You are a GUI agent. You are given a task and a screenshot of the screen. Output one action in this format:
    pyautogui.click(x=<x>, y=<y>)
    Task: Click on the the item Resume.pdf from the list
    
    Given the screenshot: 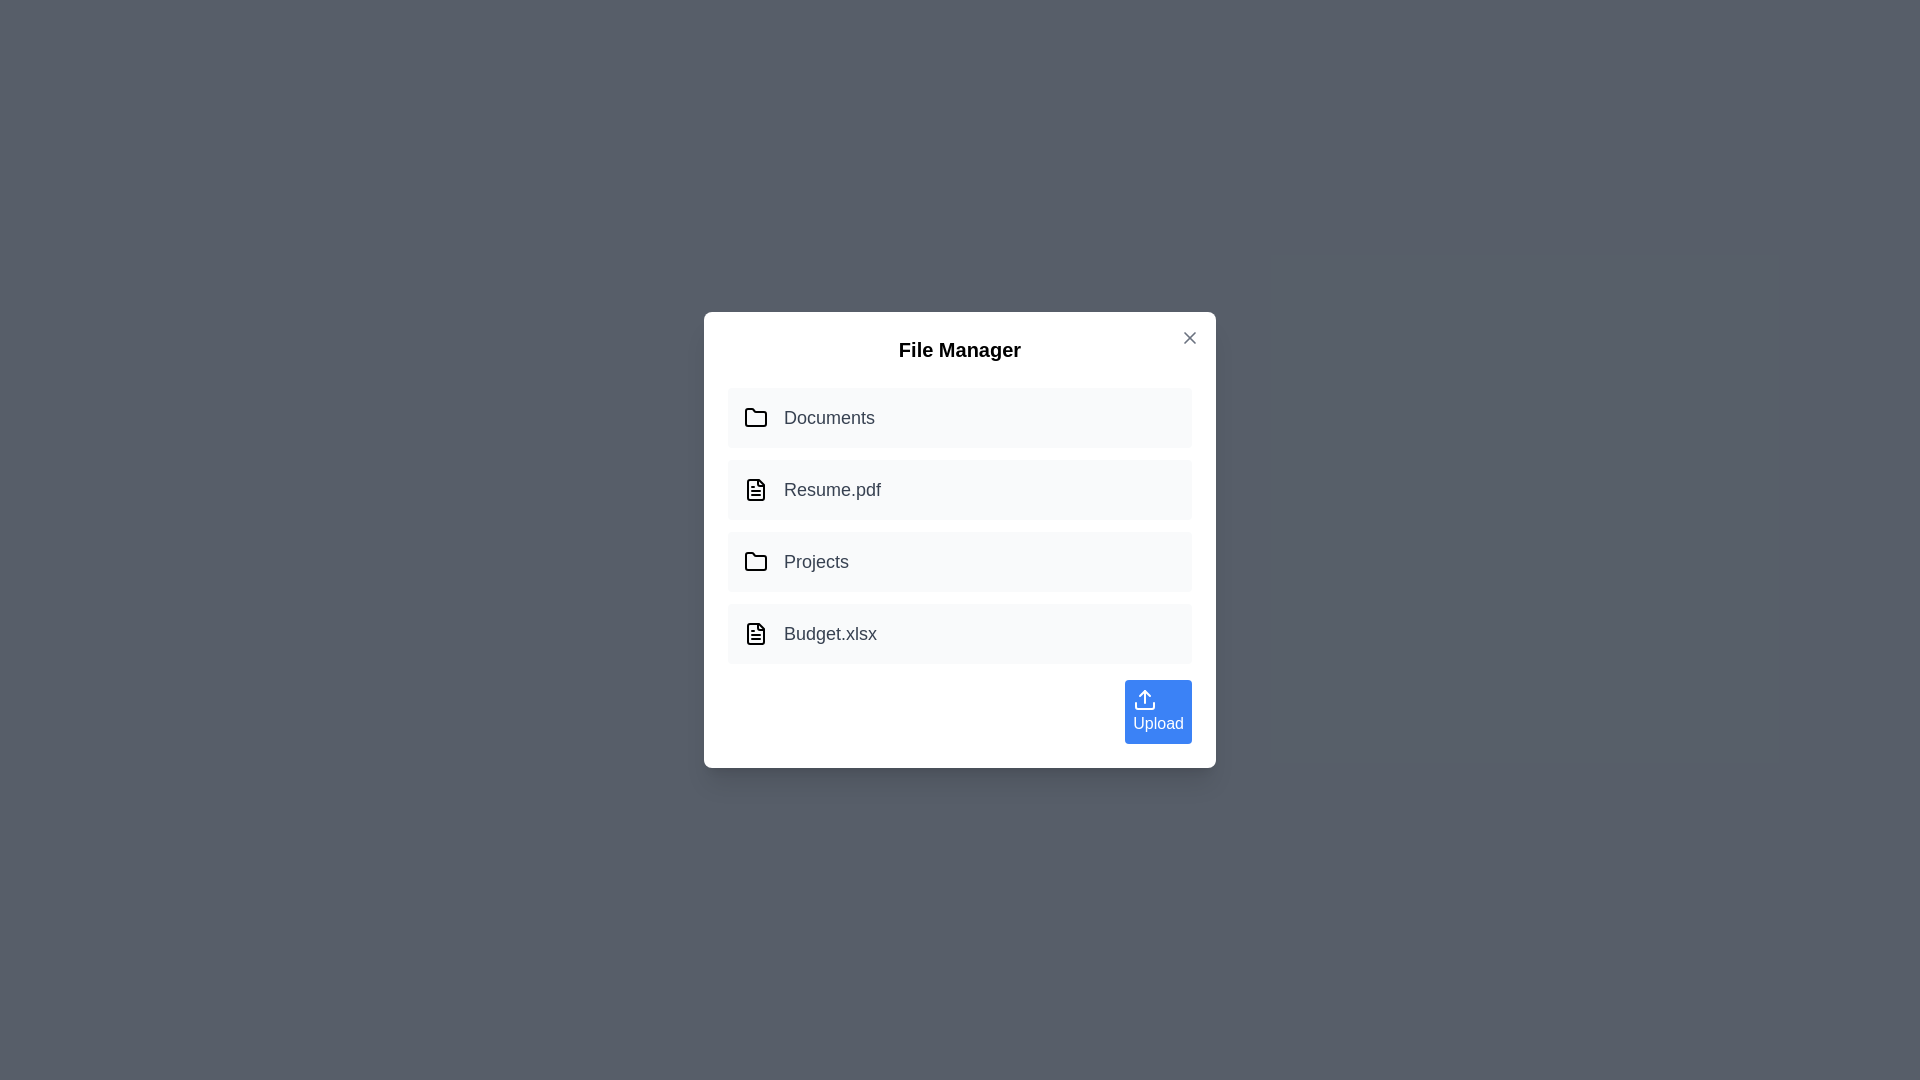 What is the action you would take?
    pyautogui.click(x=960, y=489)
    